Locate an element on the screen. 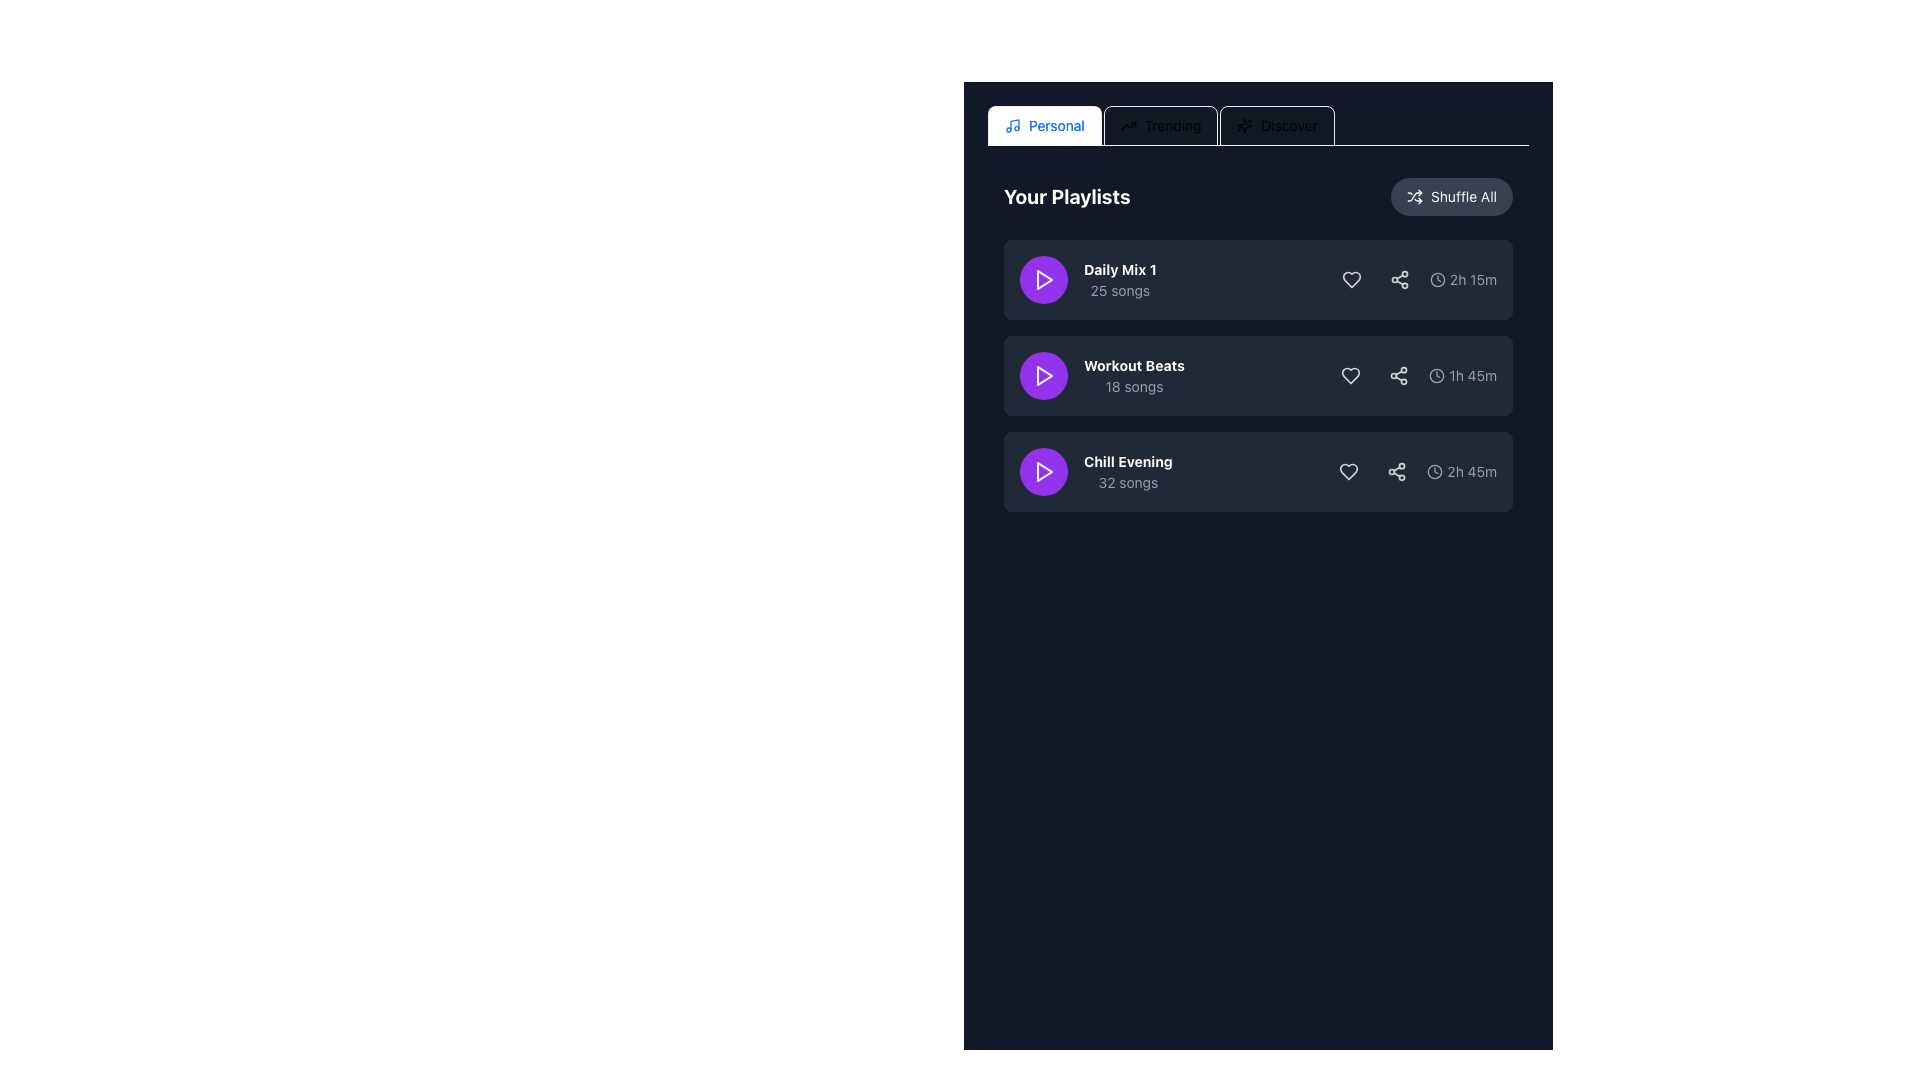 Image resolution: width=1920 pixels, height=1080 pixels. the second tab from the left in the tab navigation bar to switch to the 'Trending' section is located at coordinates (1161, 126).